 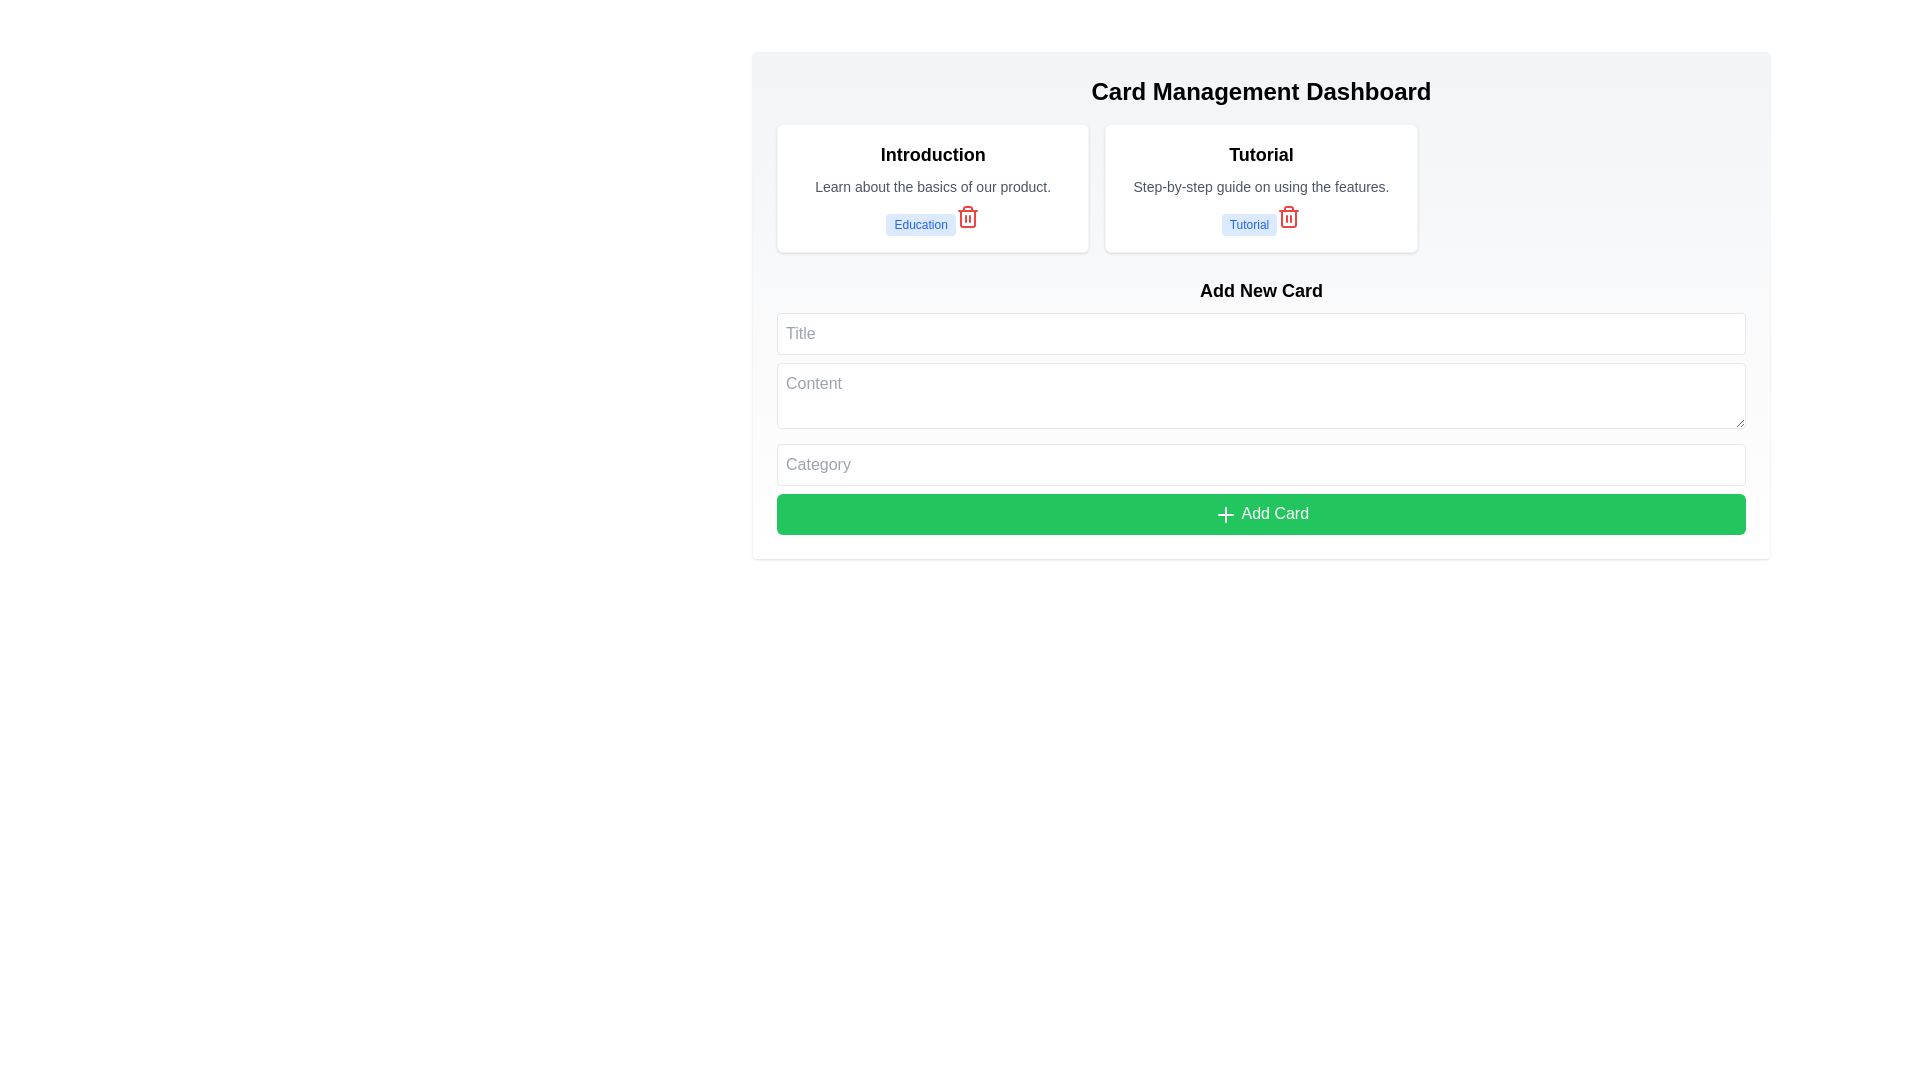 What do you see at coordinates (920, 224) in the screenshot?
I see `the 'Education' label element, which is a rectangular tag with rounded corners and a light blue background, located below the 'Introduction' card title in the top-left area of the interface` at bounding box center [920, 224].